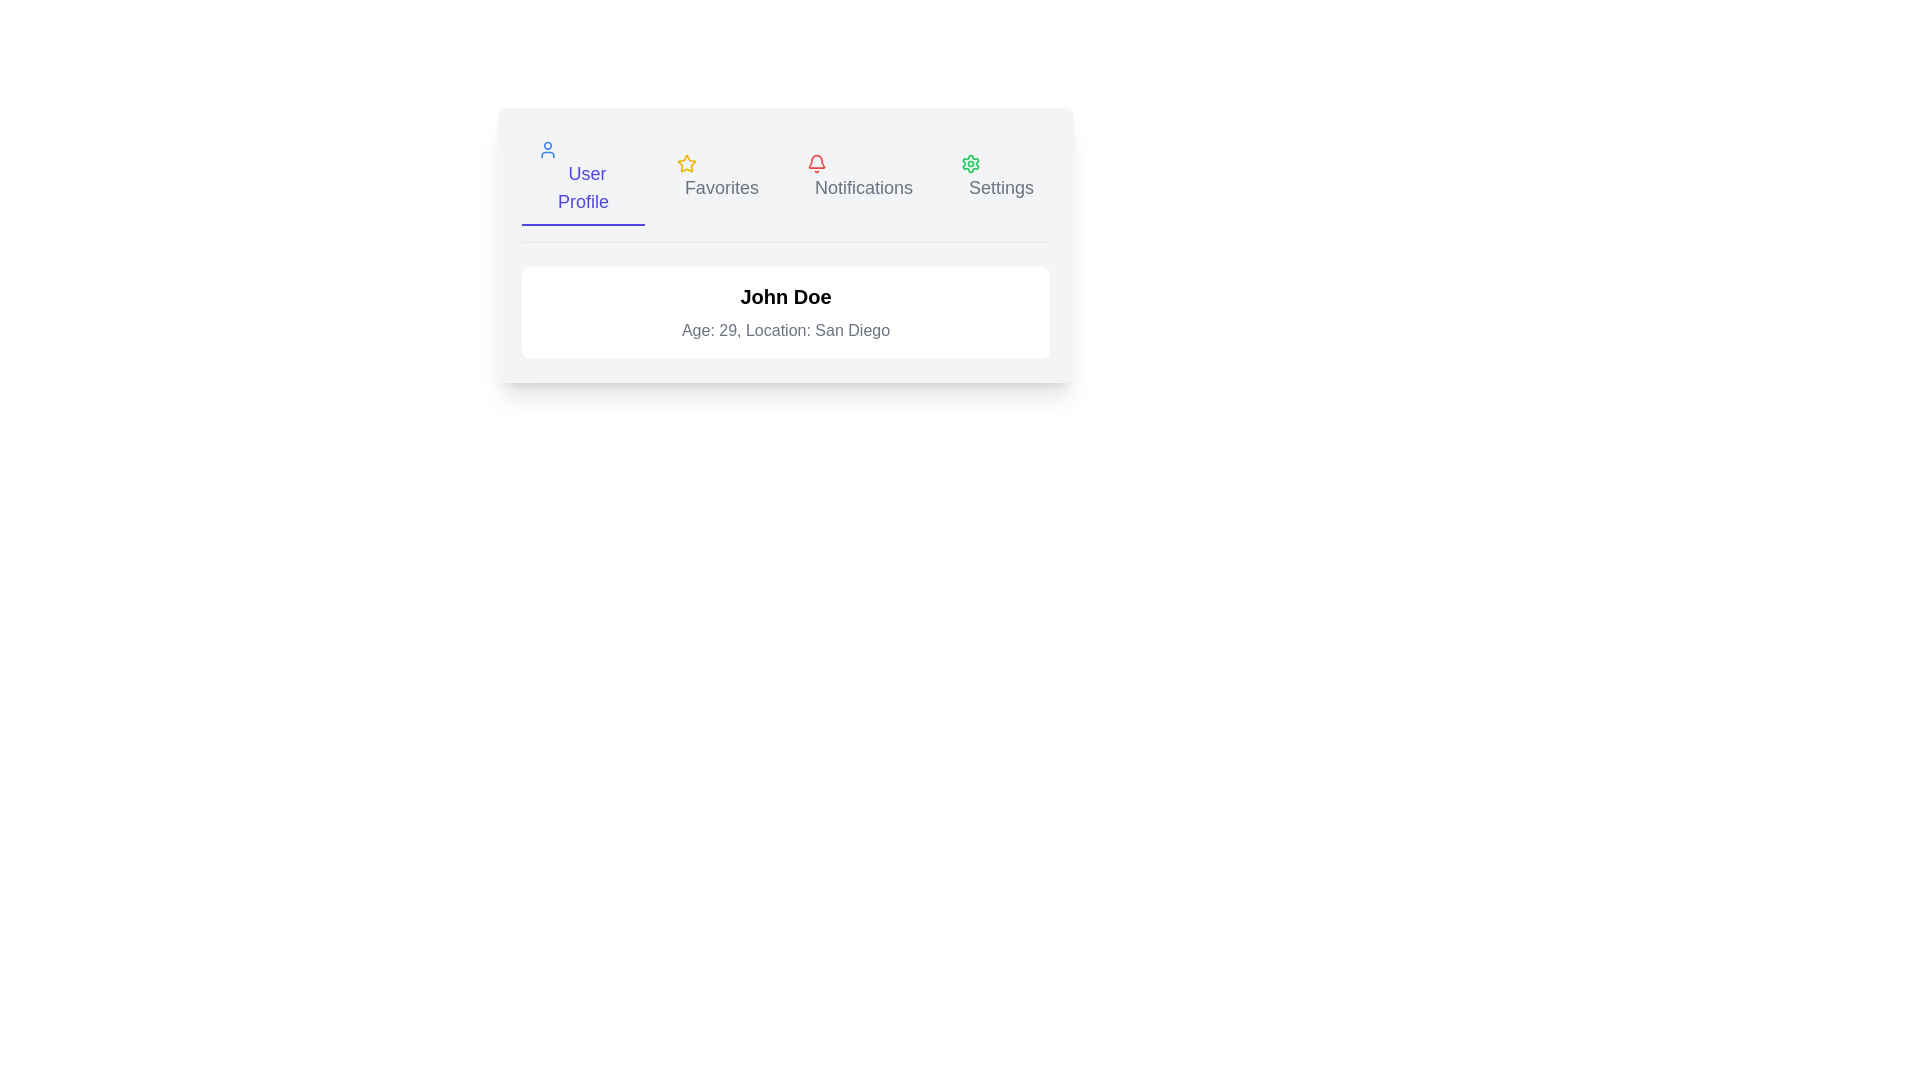  I want to click on the star icon located in the 'Favorites' section, positioned to the left of the 'Favorites' label, so click(686, 163).